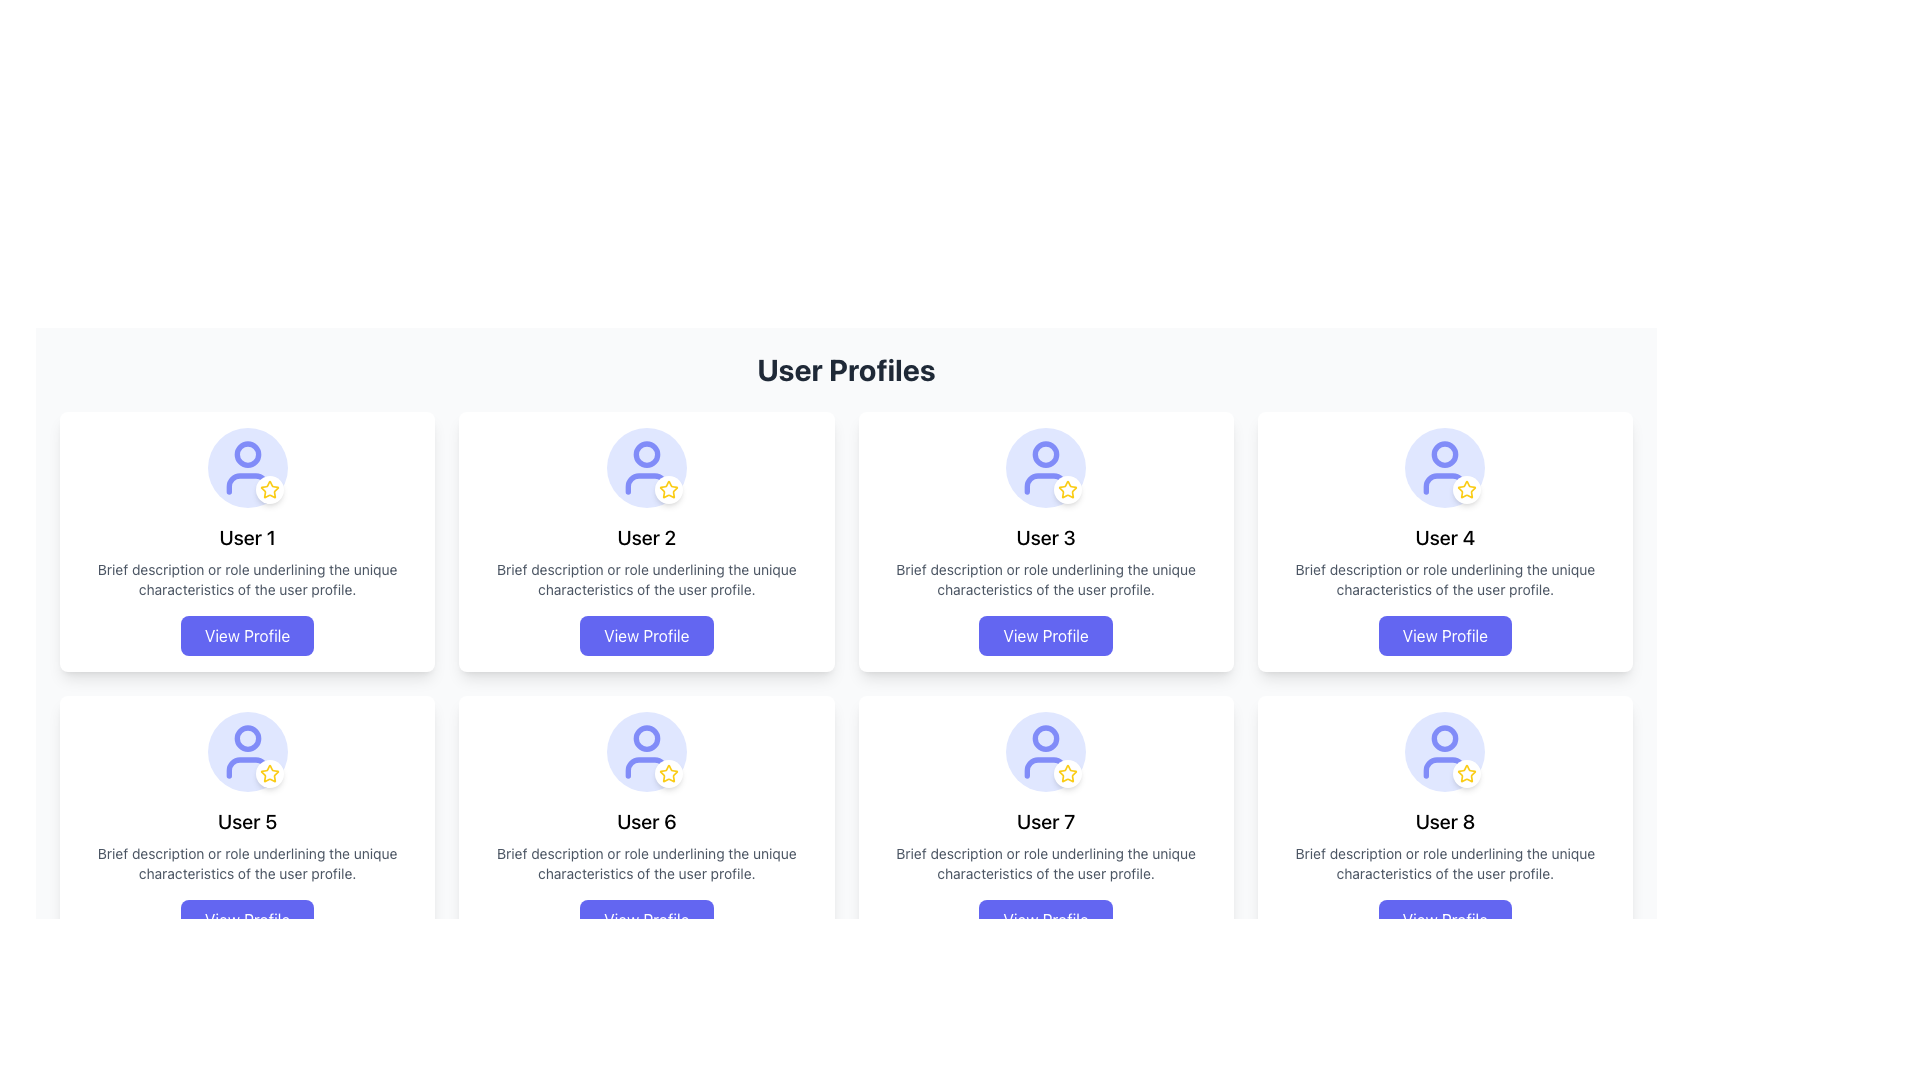 This screenshot has height=1080, width=1920. I want to click on the 'View Profile' button, which is a rectangular button with white text on an indigo background, located at the bottom of the user card for 'User 1', so click(246, 636).